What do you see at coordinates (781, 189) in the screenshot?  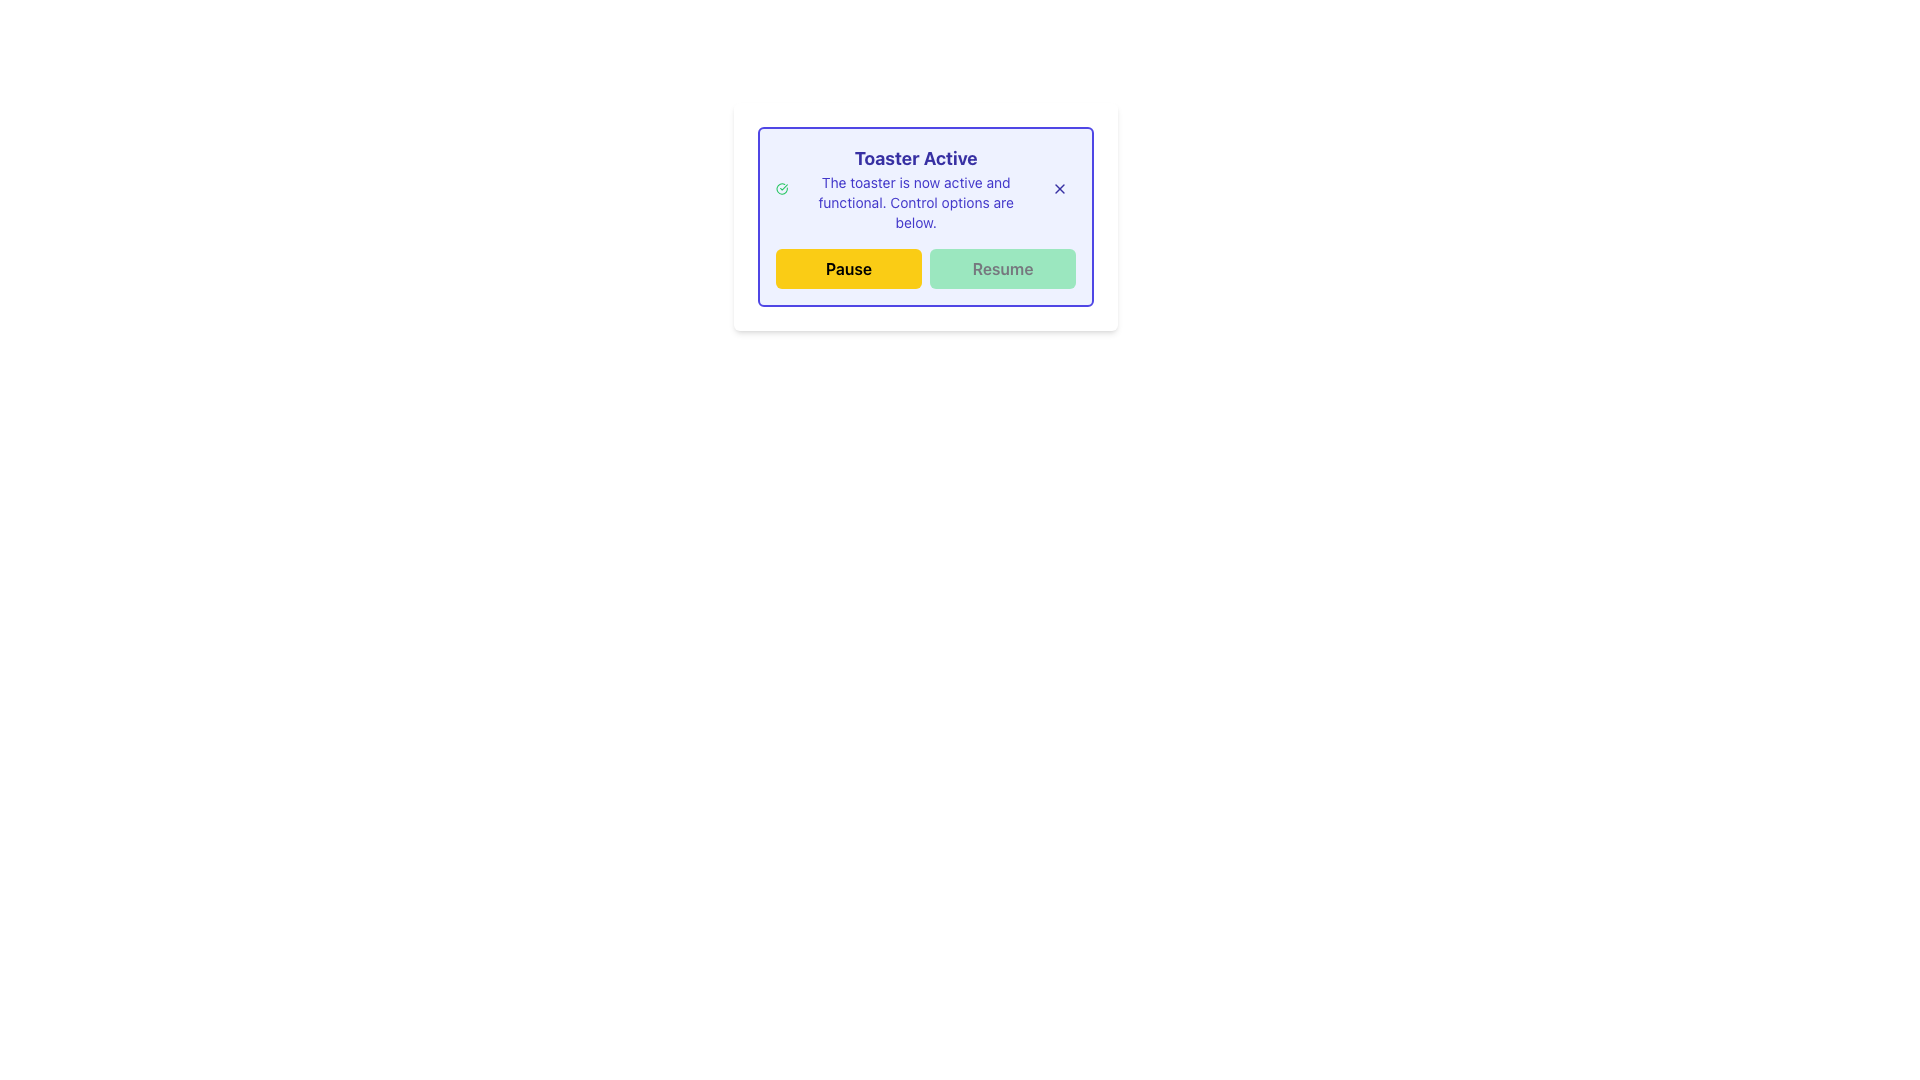 I see `the circular green icon with a checkmark located to the left of the 'Toaster Active' text within the card component` at bounding box center [781, 189].